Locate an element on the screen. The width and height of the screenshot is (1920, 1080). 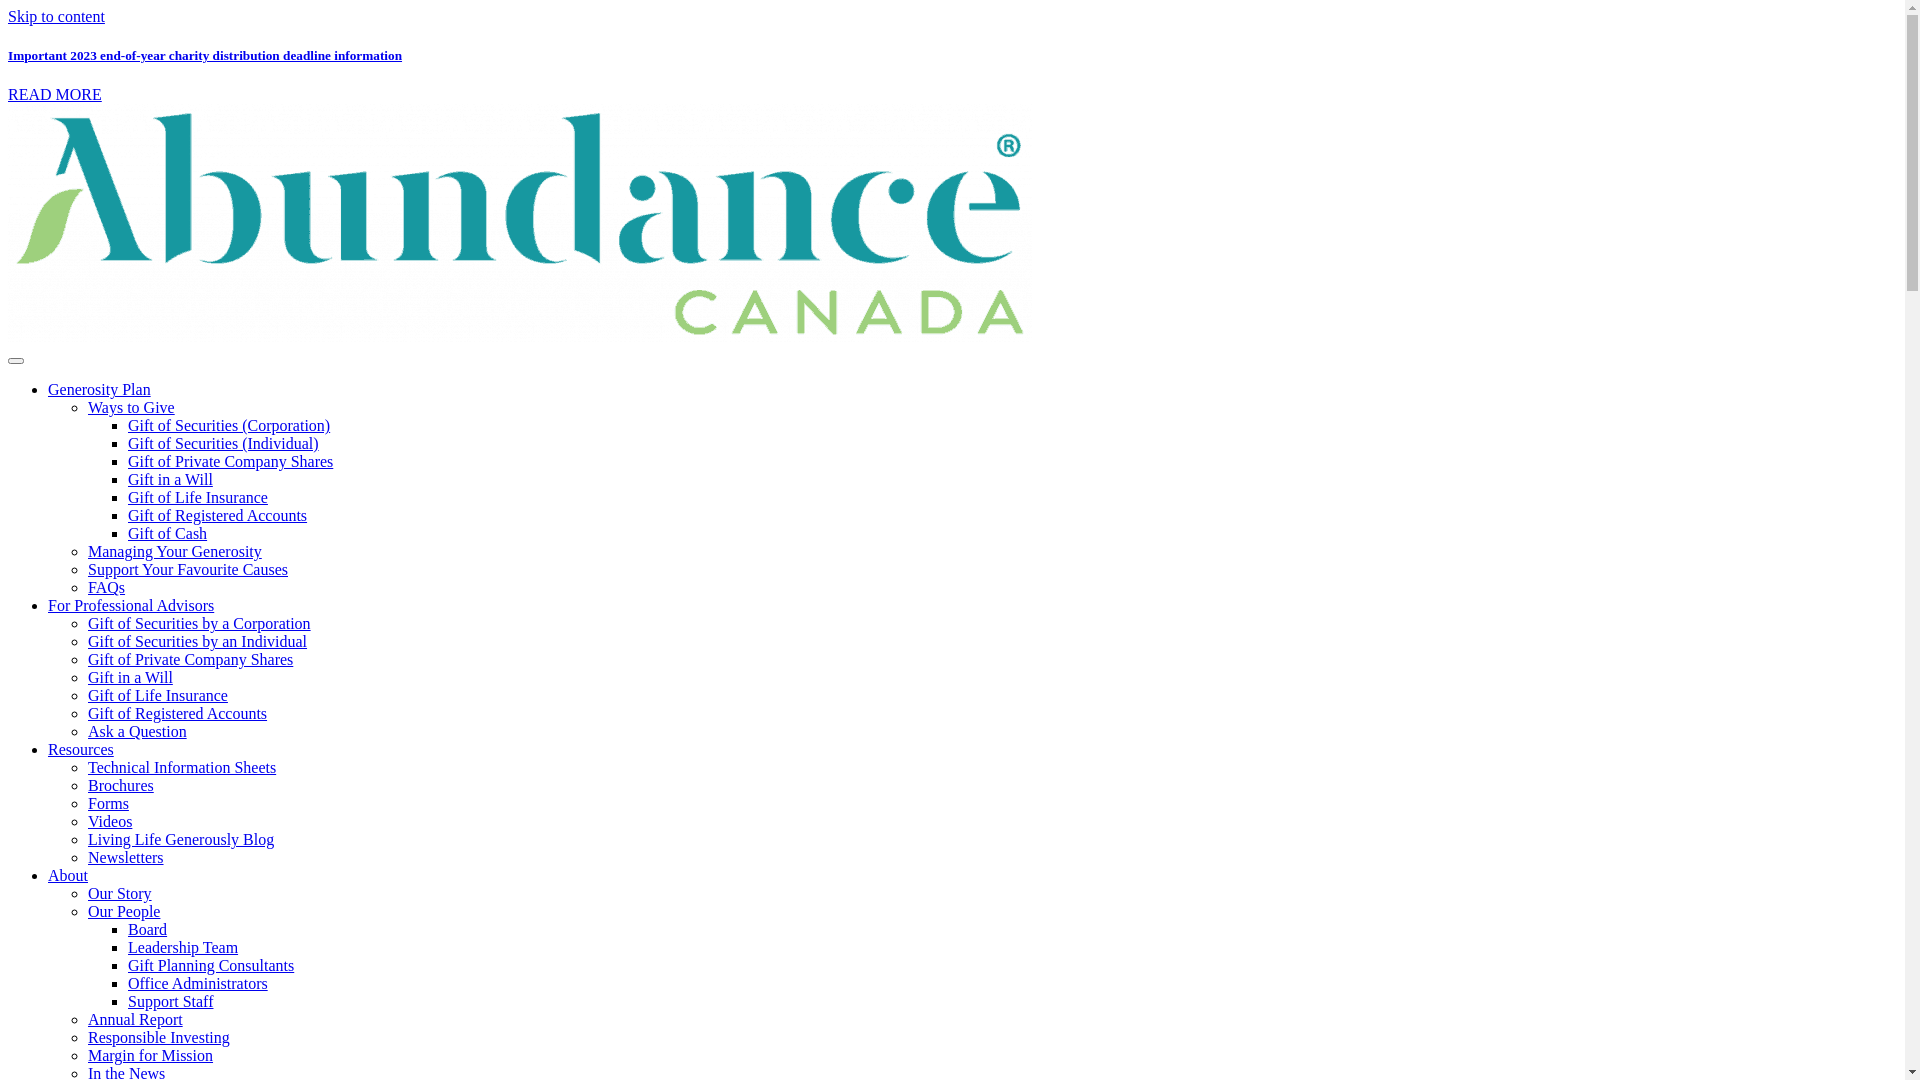
'Gift in a Will' is located at coordinates (129, 676).